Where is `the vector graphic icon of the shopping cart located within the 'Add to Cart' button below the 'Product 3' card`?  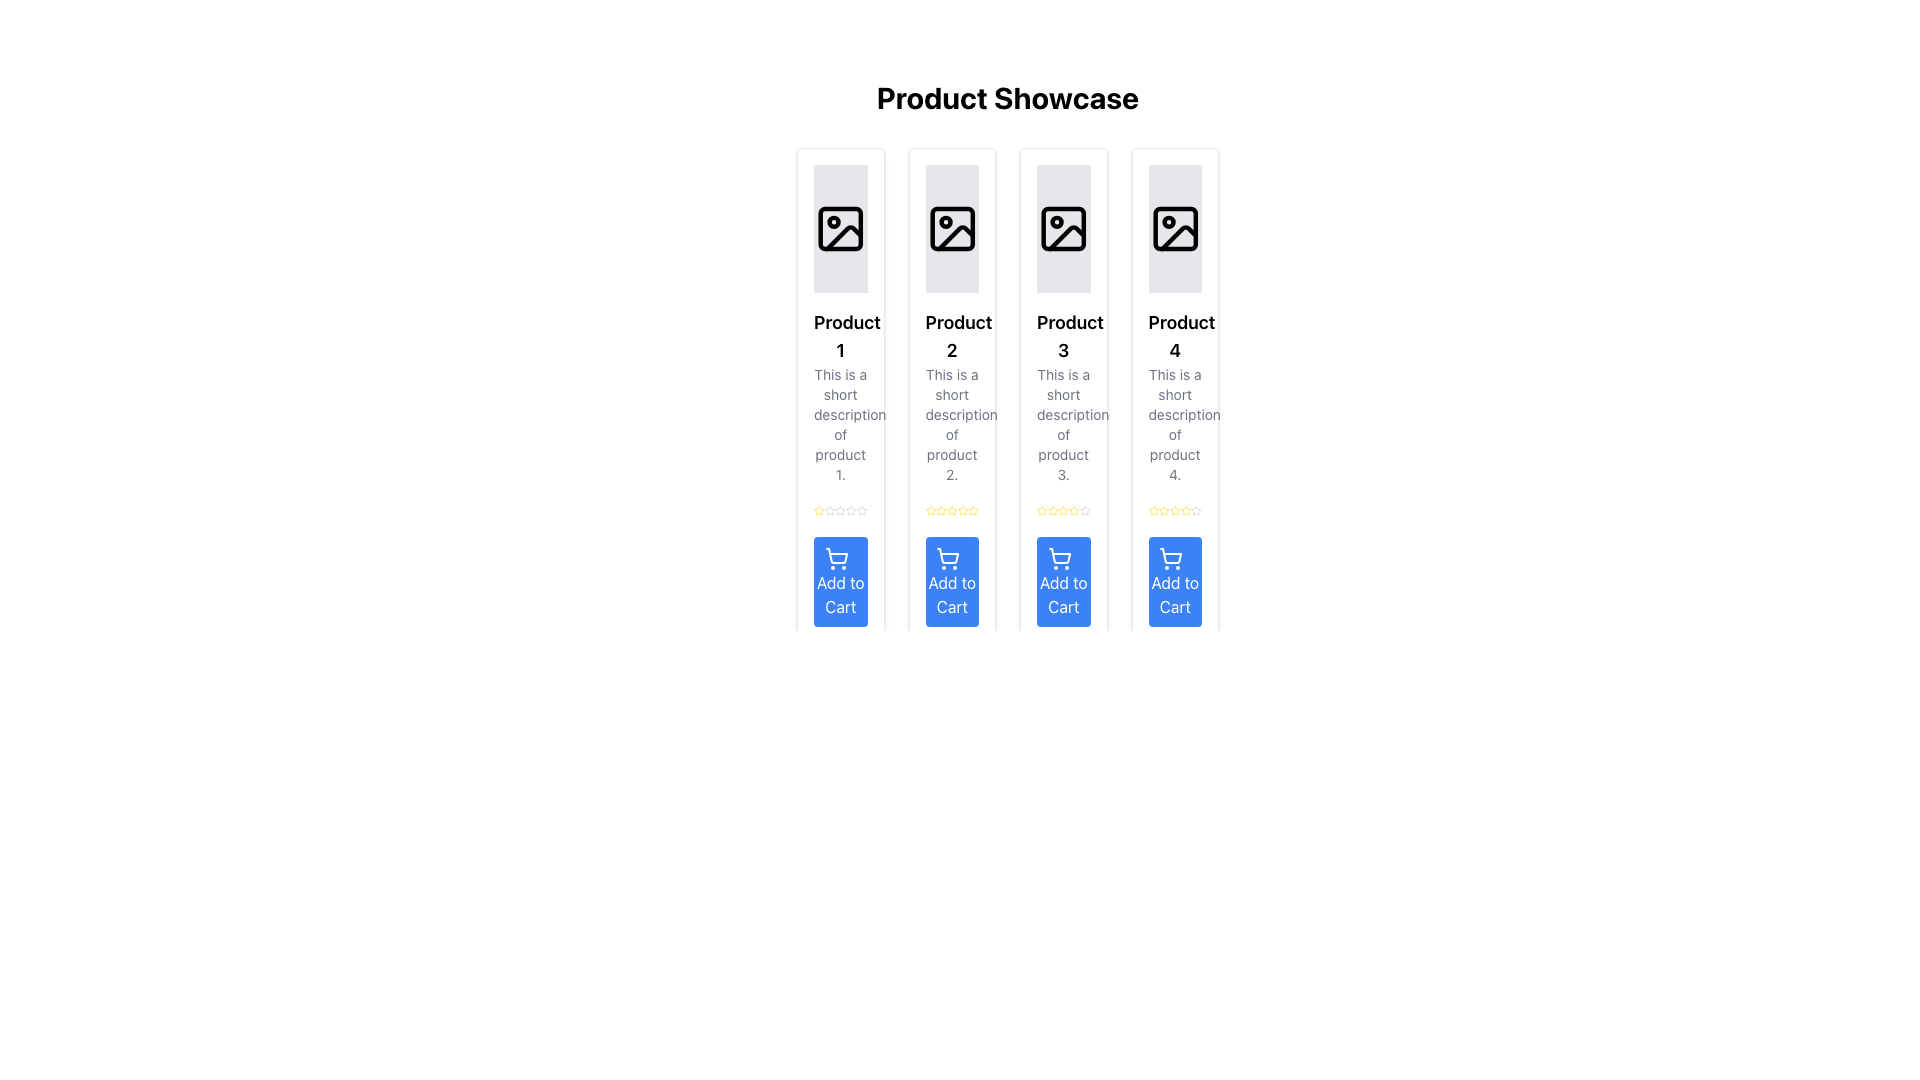
the vector graphic icon of the shopping cart located within the 'Add to Cart' button below the 'Product 3' card is located at coordinates (947, 555).